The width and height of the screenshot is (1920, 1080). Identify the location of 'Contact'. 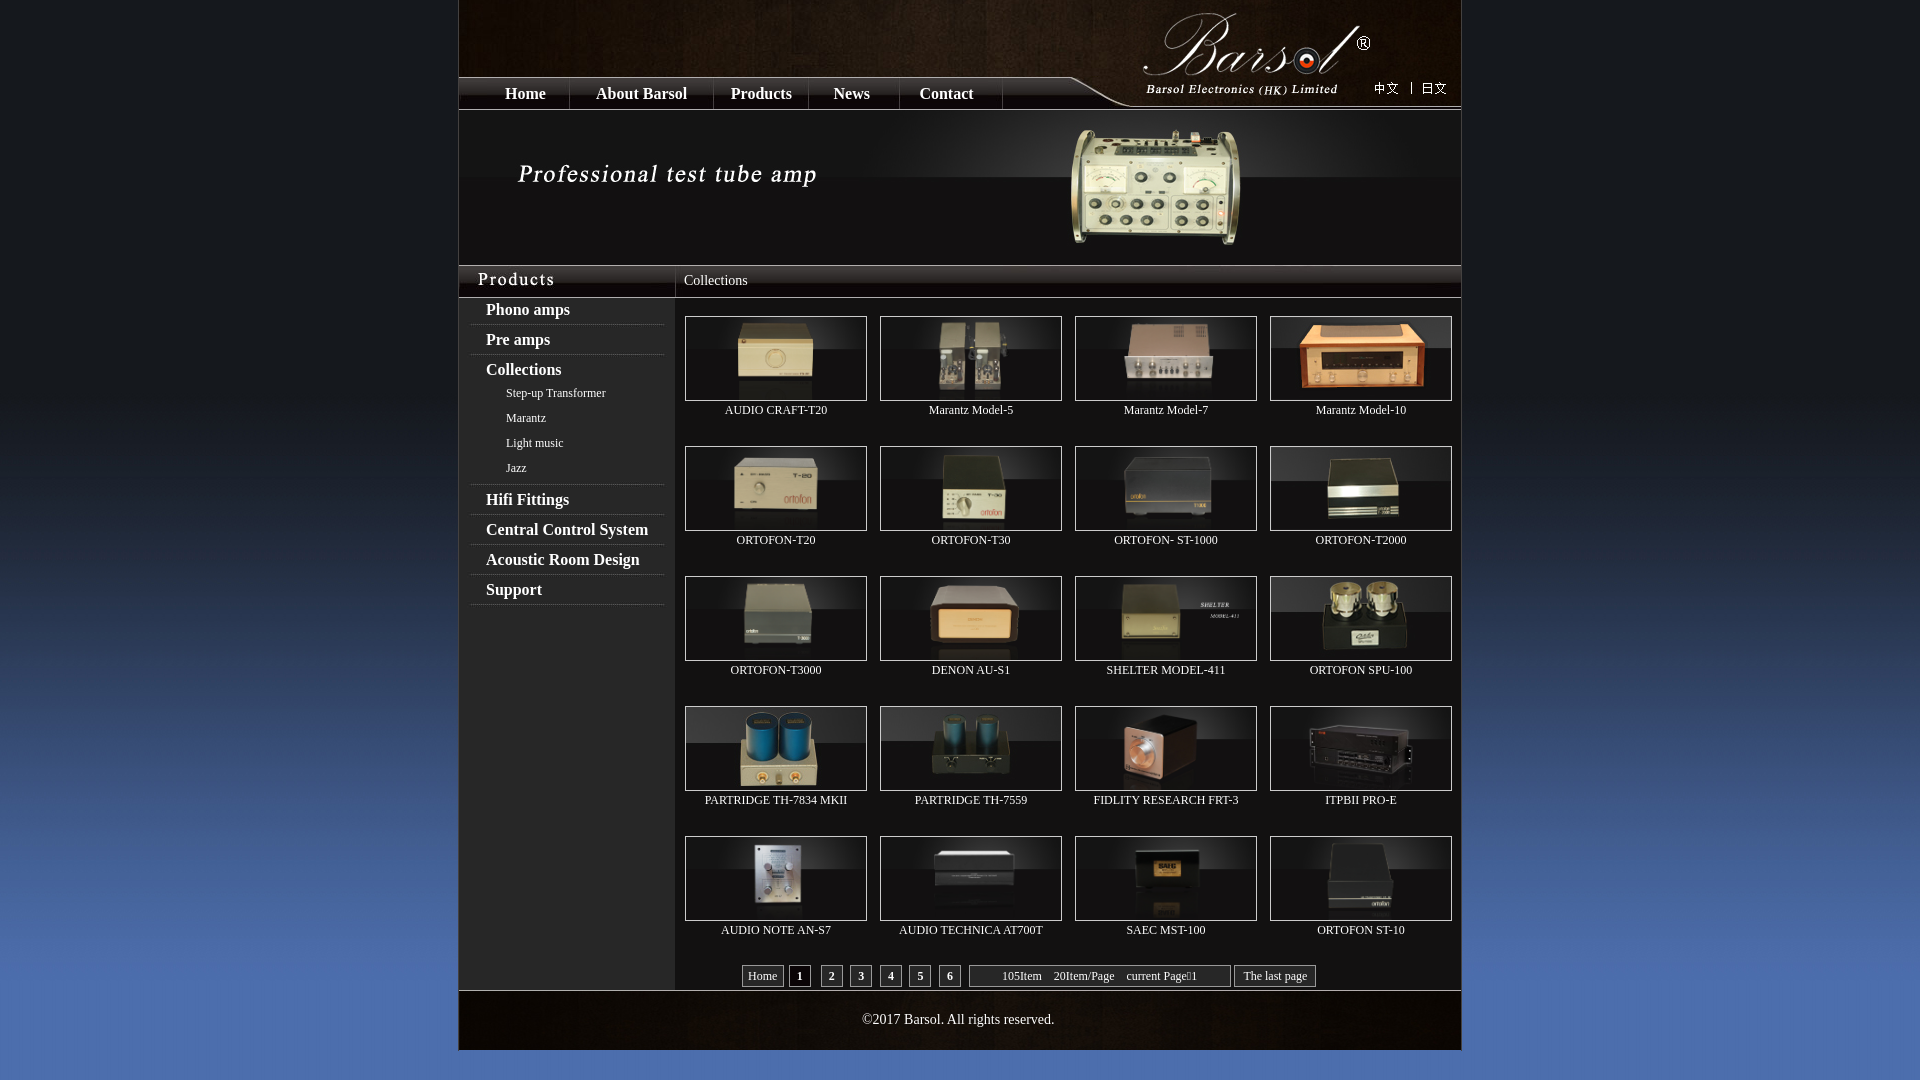
(945, 93).